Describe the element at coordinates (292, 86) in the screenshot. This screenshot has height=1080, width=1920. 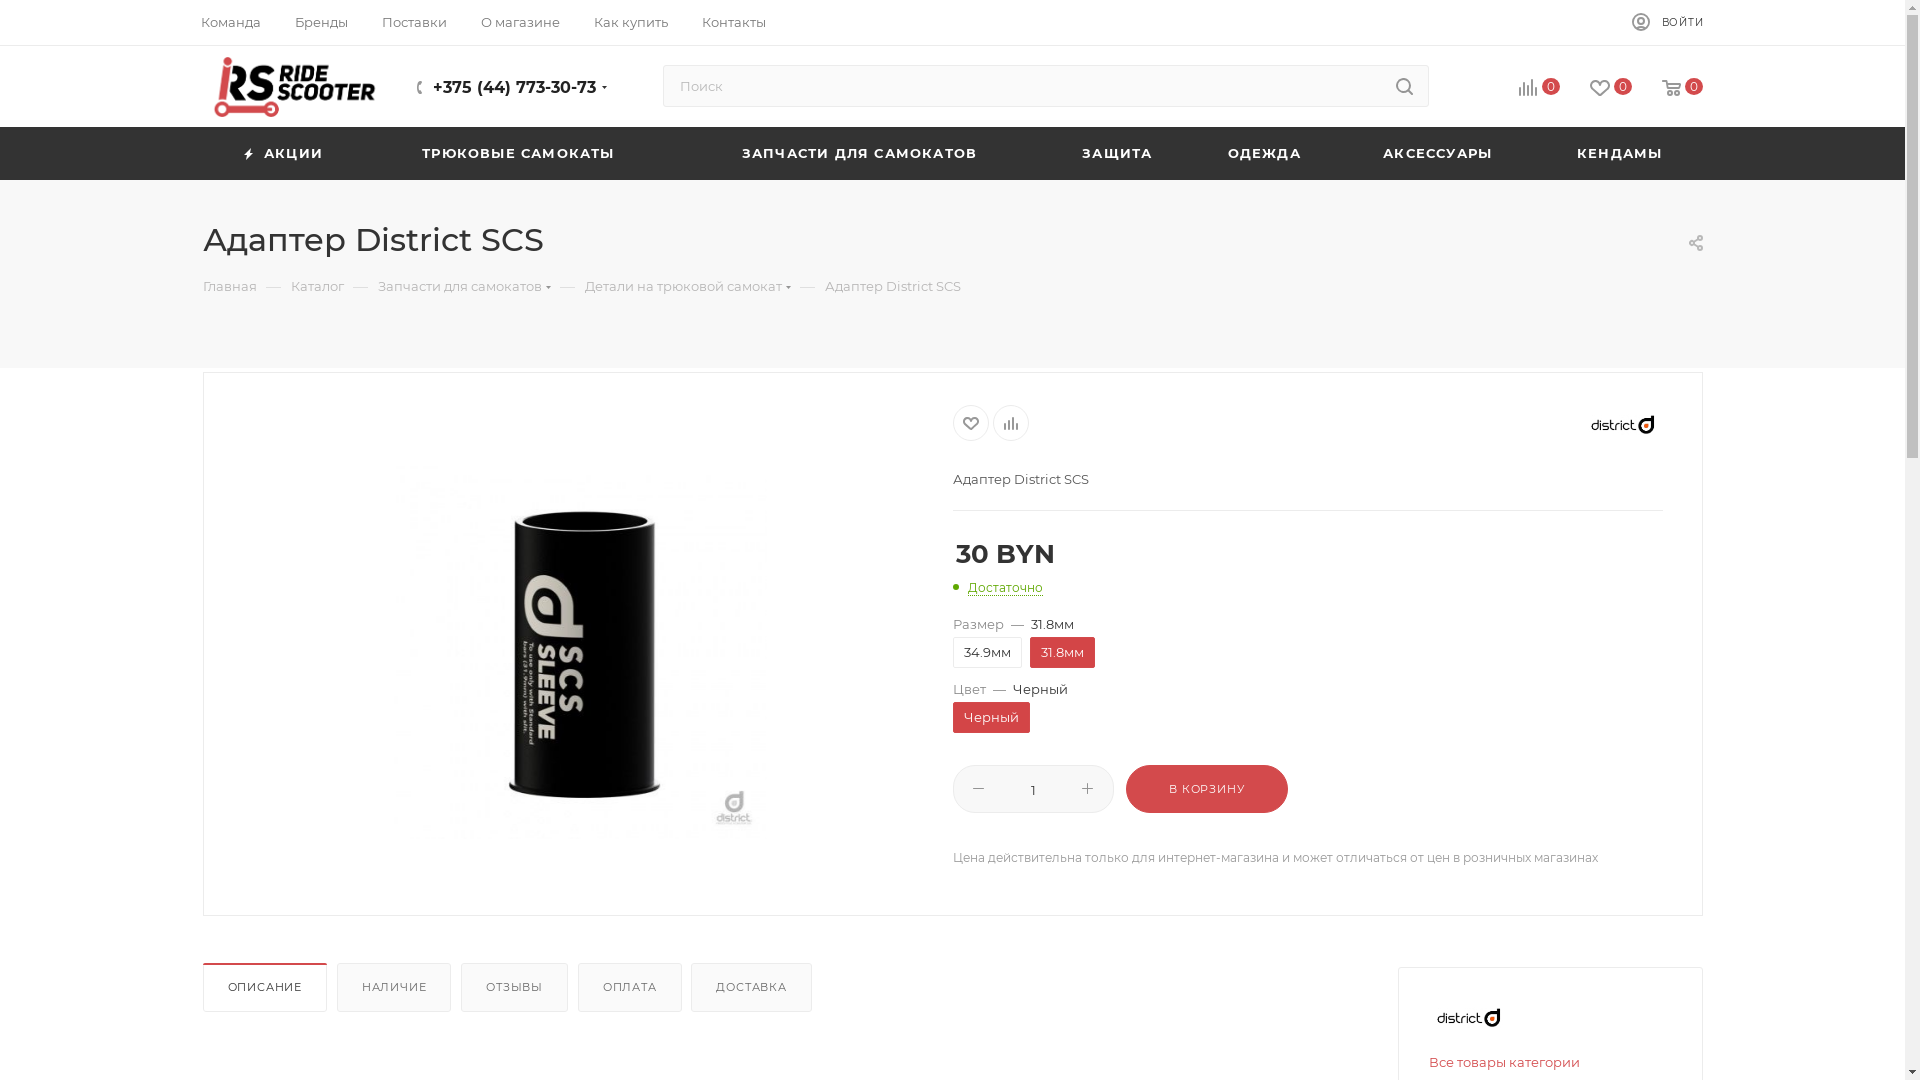
I see `'Ride scooter'` at that location.